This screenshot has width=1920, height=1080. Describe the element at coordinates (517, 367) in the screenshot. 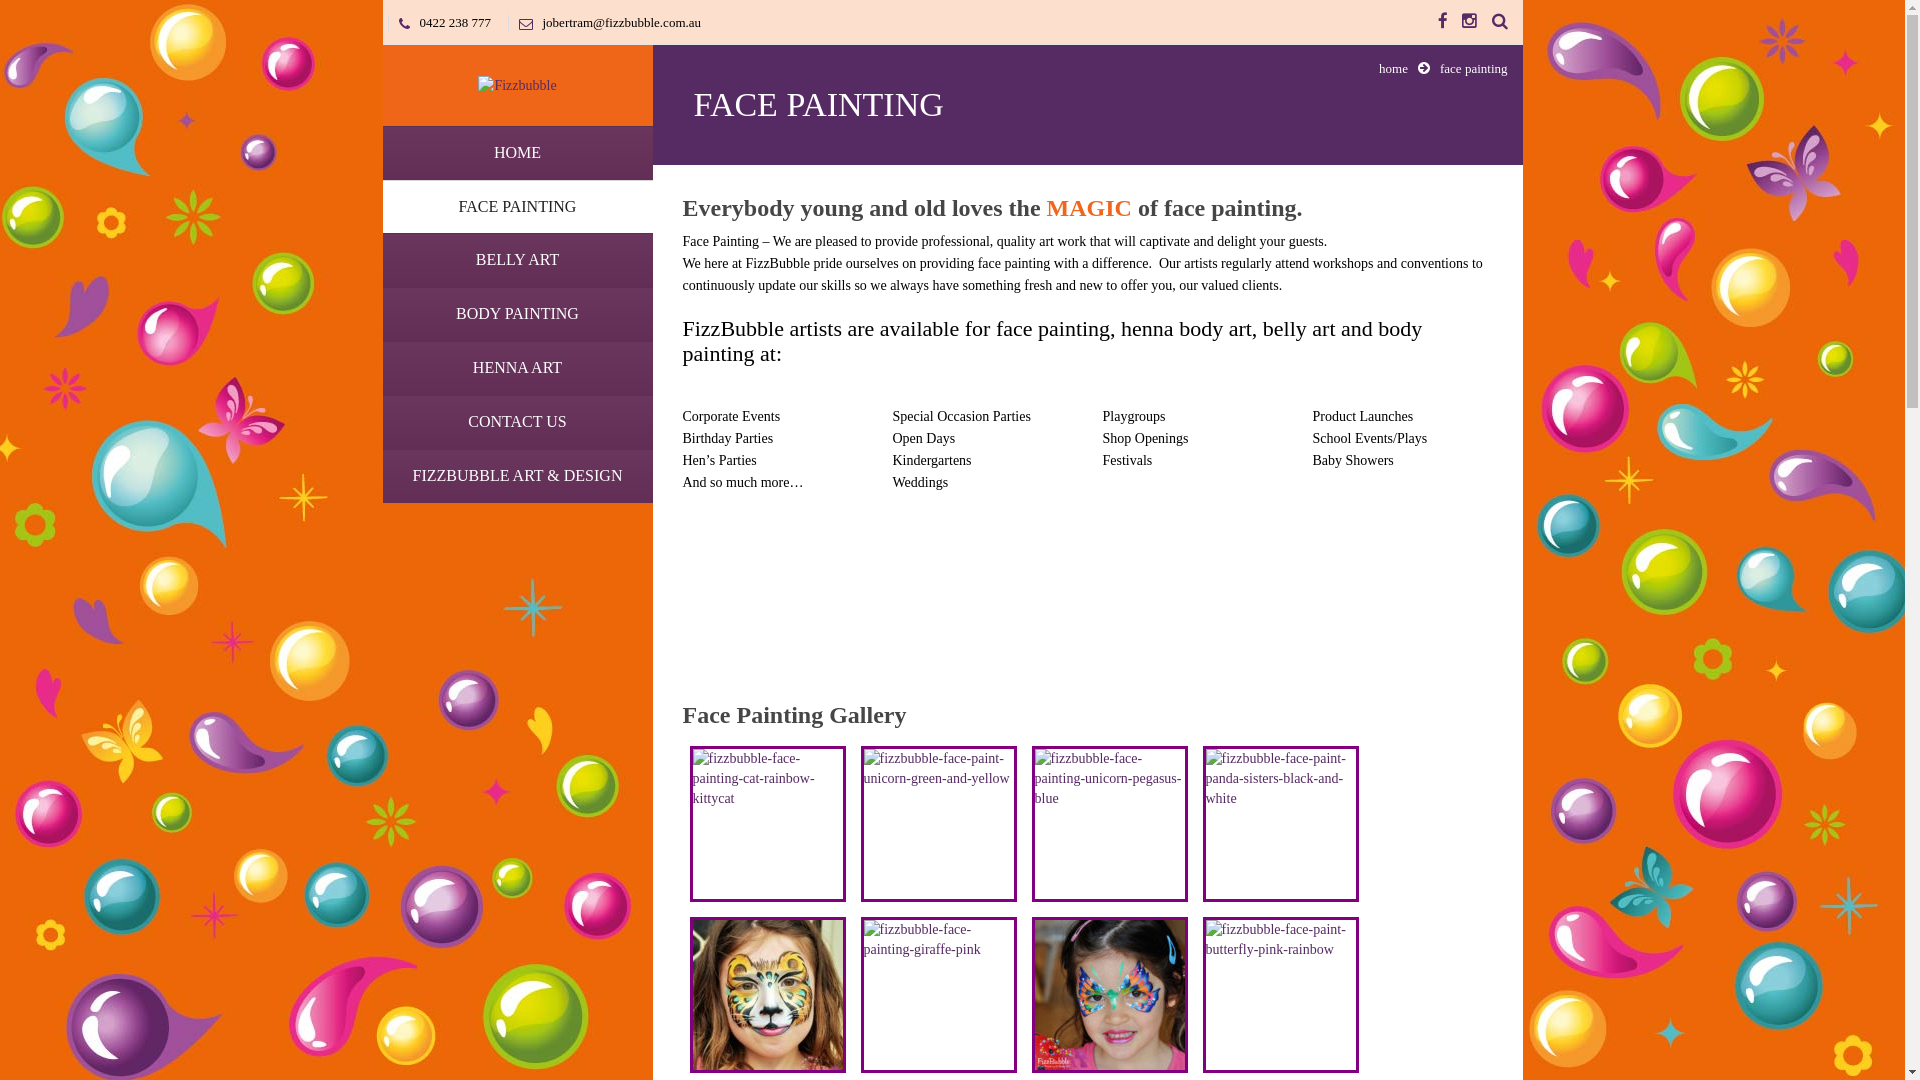

I see `'HENNA ART'` at that location.